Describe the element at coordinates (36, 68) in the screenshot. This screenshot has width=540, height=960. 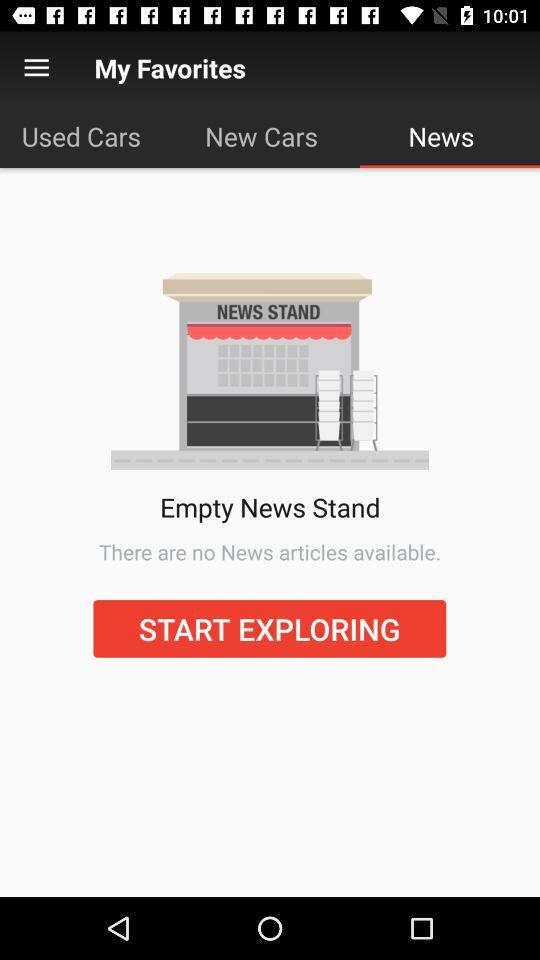
I see `item to the left of the my favorites icon` at that location.